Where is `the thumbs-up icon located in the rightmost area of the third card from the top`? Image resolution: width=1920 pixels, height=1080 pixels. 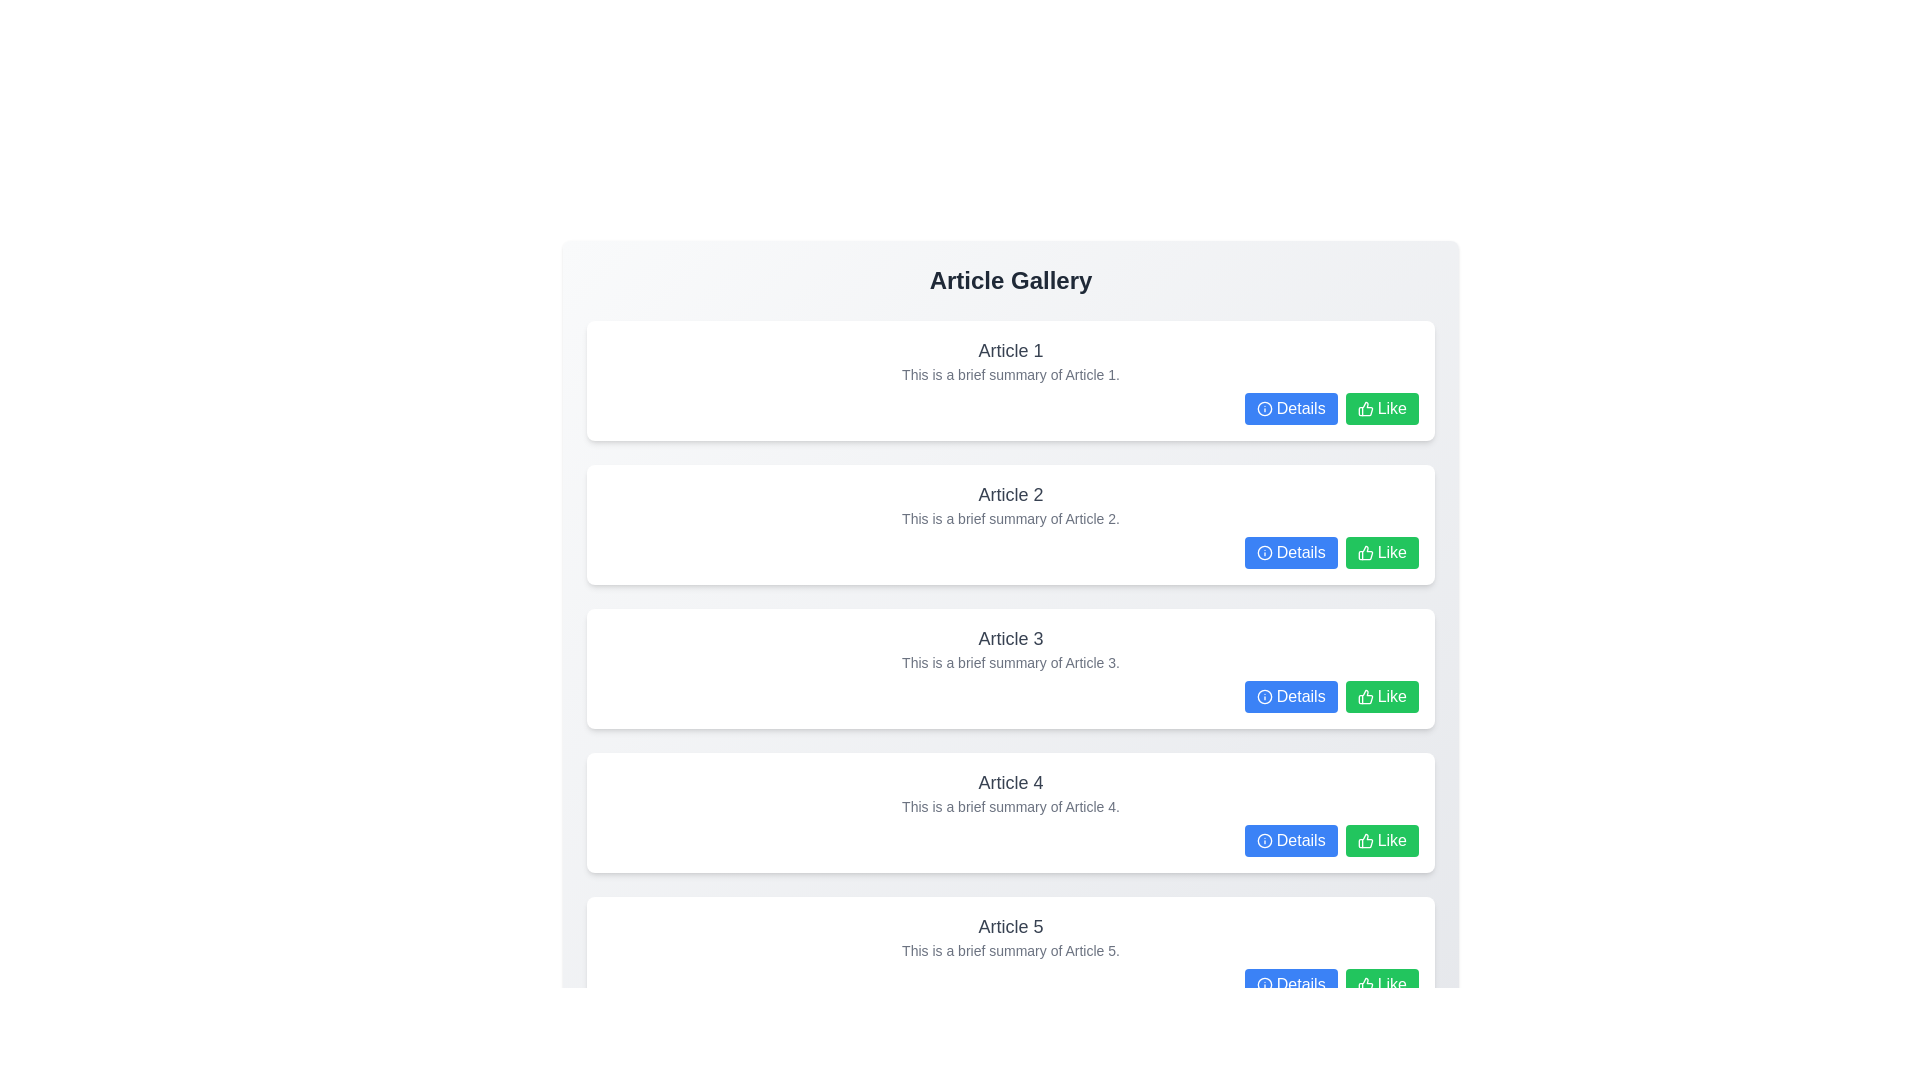
the thumbs-up icon located in the rightmost area of the third card from the top is located at coordinates (1364, 696).